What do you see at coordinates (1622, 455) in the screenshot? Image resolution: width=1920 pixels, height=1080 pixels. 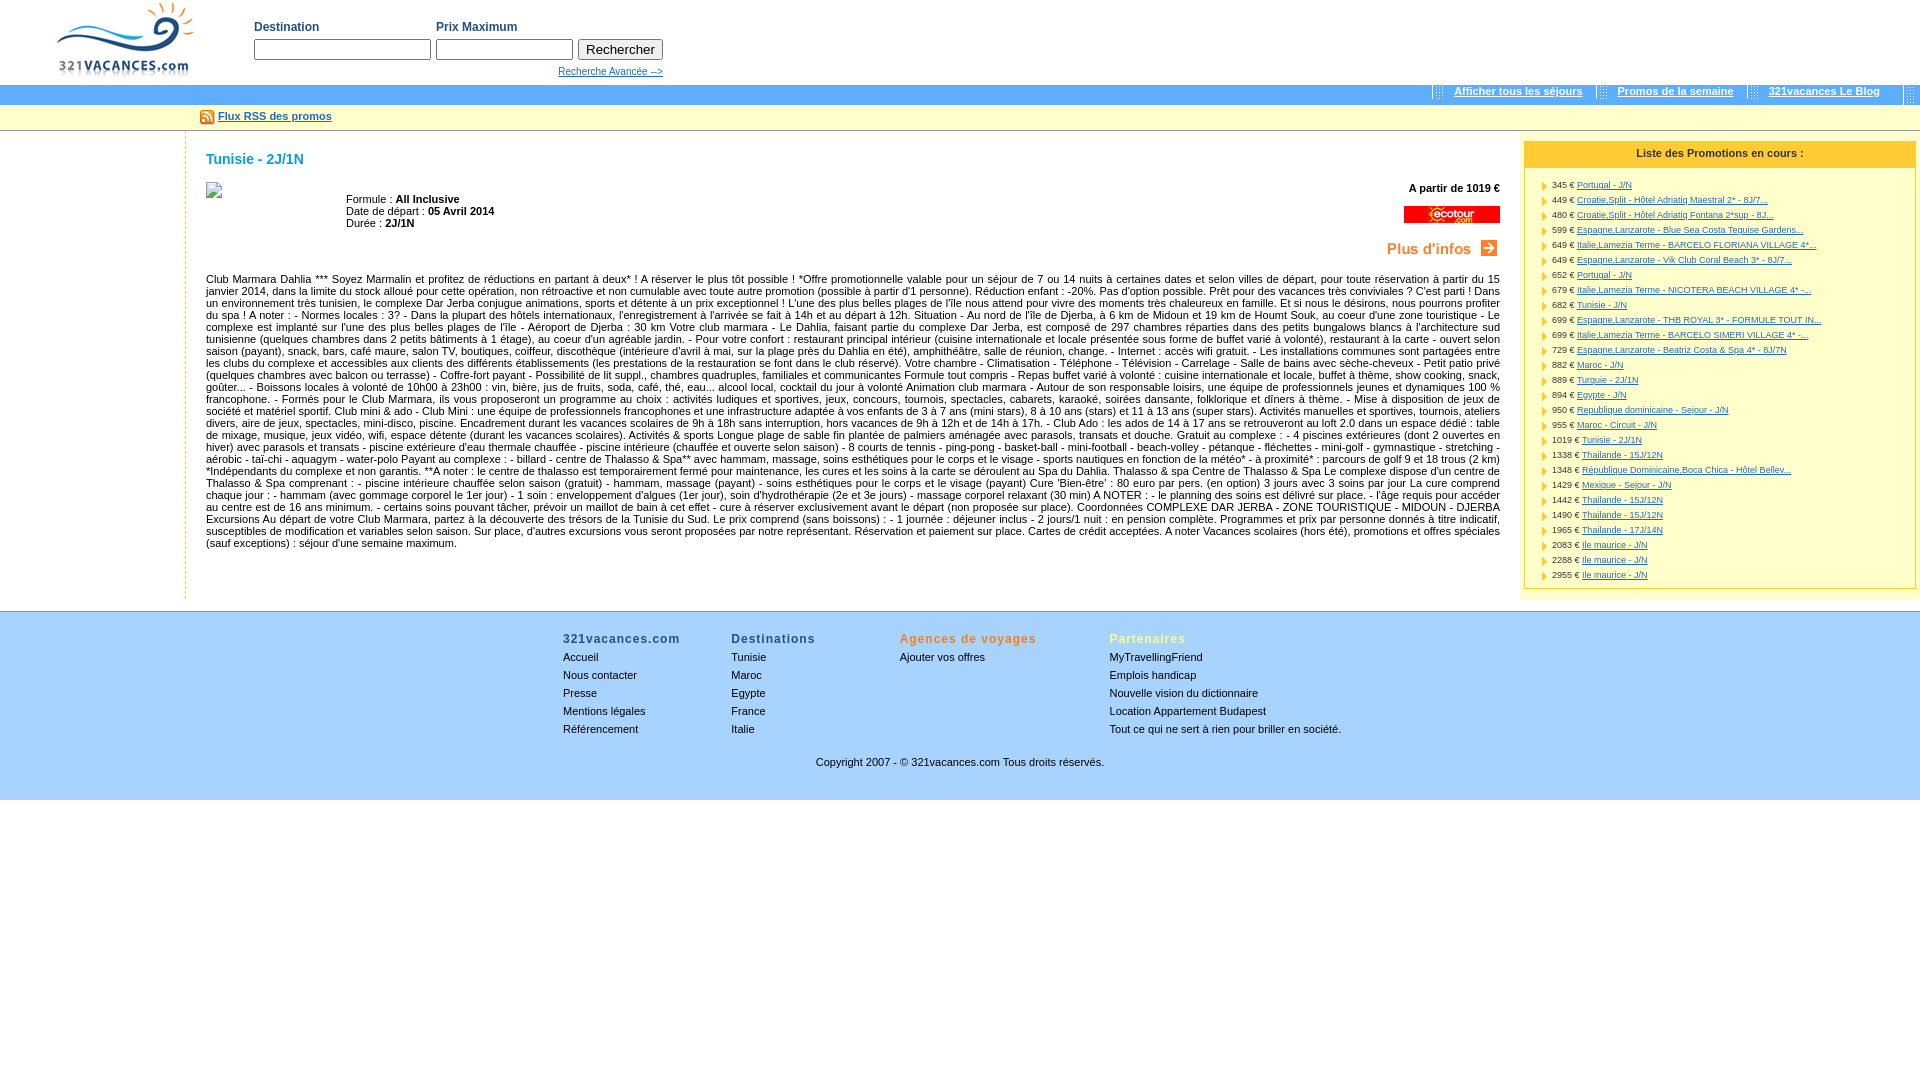 I see `'Thailande - 15J/12N'` at bounding box center [1622, 455].